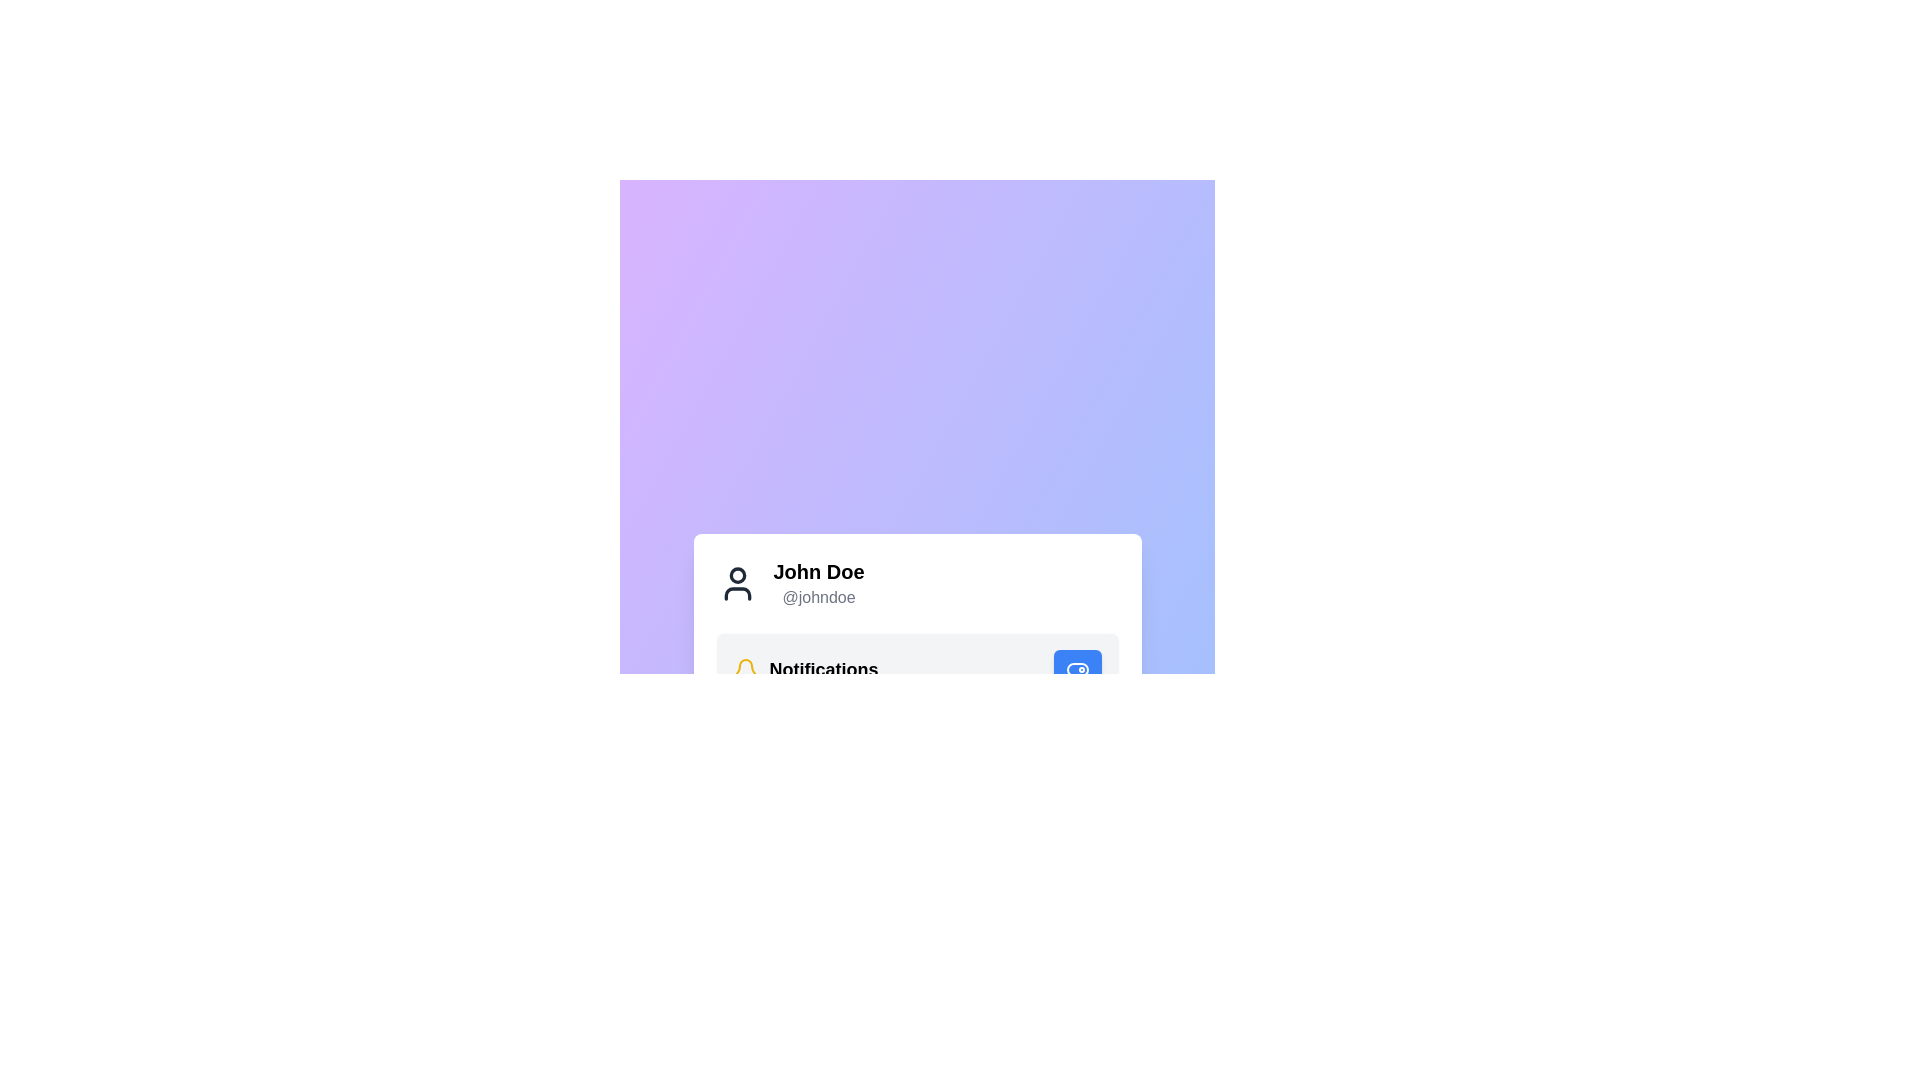 This screenshot has width=1920, height=1080. Describe the element at coordinates (736, 583) in the screenshot. I see `the user icon, a minimalist black outline of a human, located at the leftmost part of the user profile section adjacent to the user's name 'John Doe' and username '@johndoe'` at that location.